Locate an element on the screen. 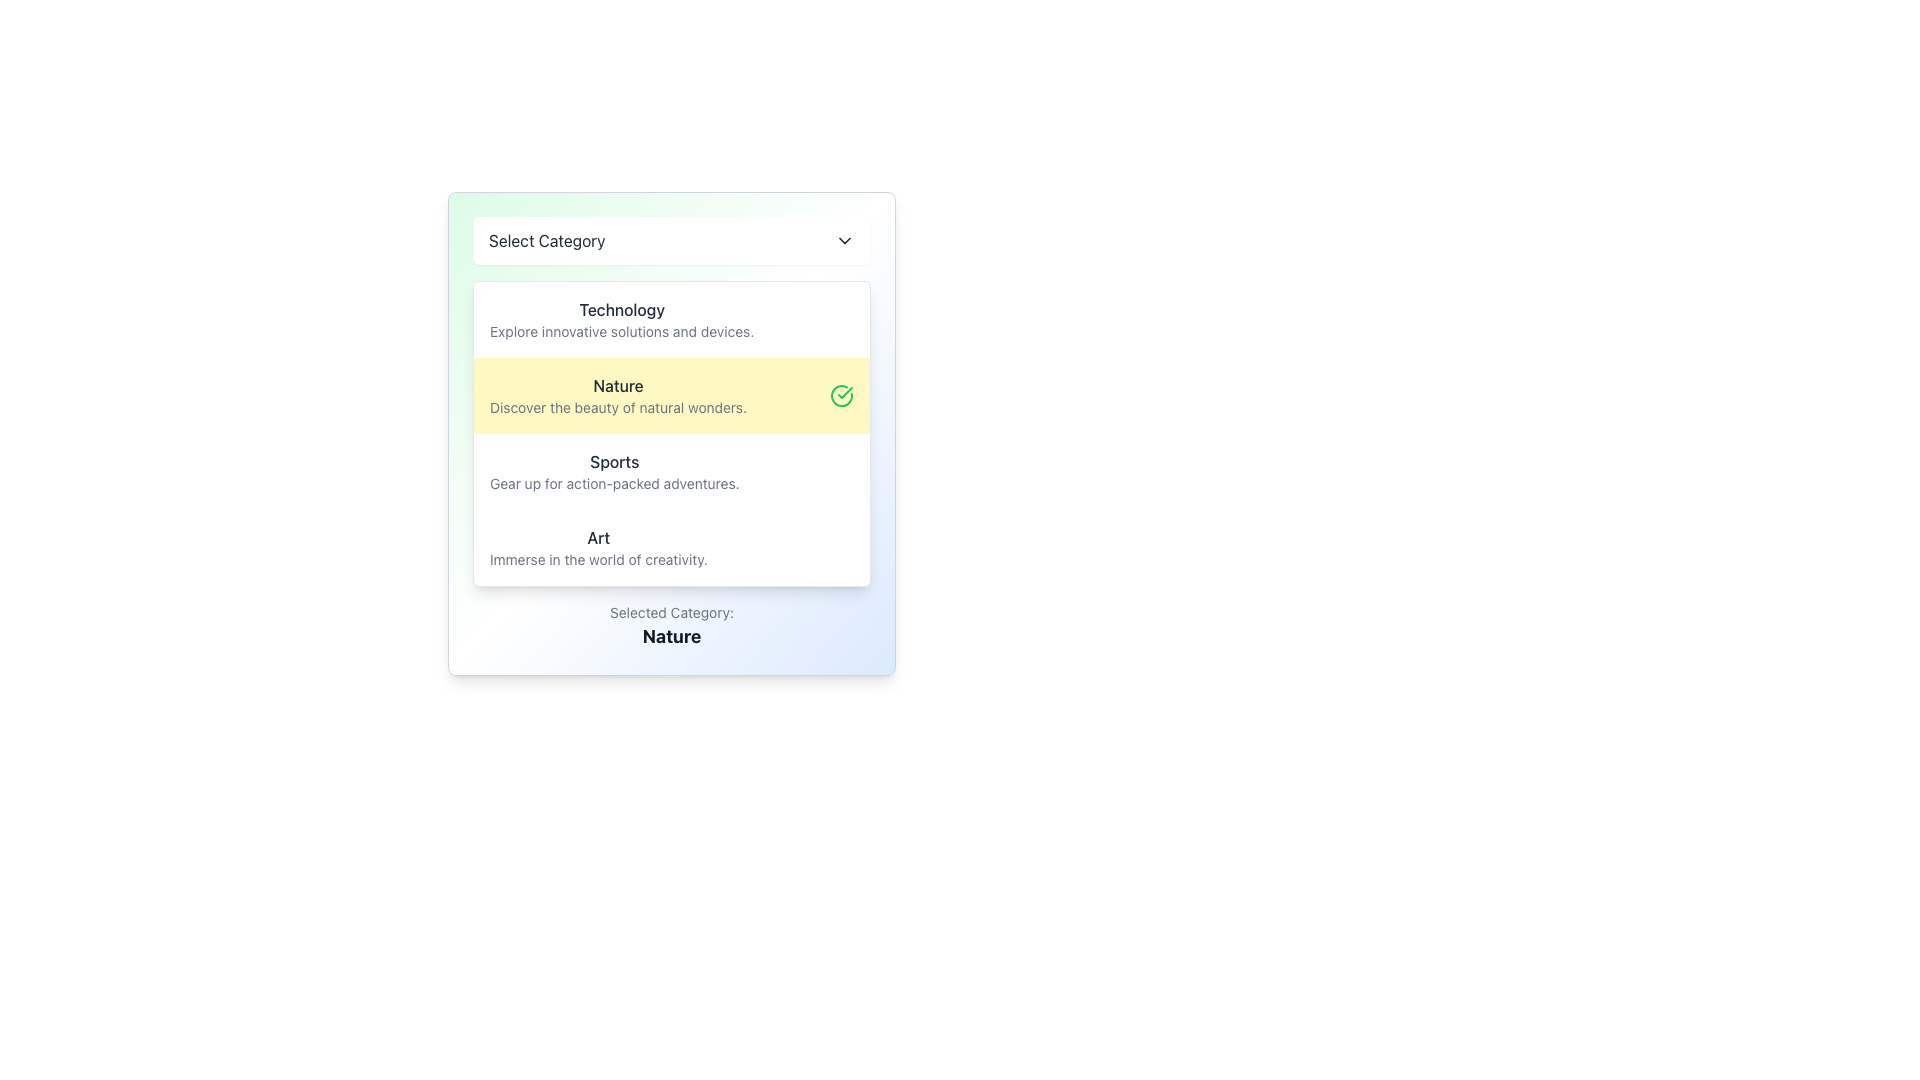 The height and width of the screenshot is (1080, 1920). the 'Art' textual list item which has a bold title and a lighter subtitle, located at the bottom of the dropdown menu under 'Sports' is located at coordinates (597, 547).